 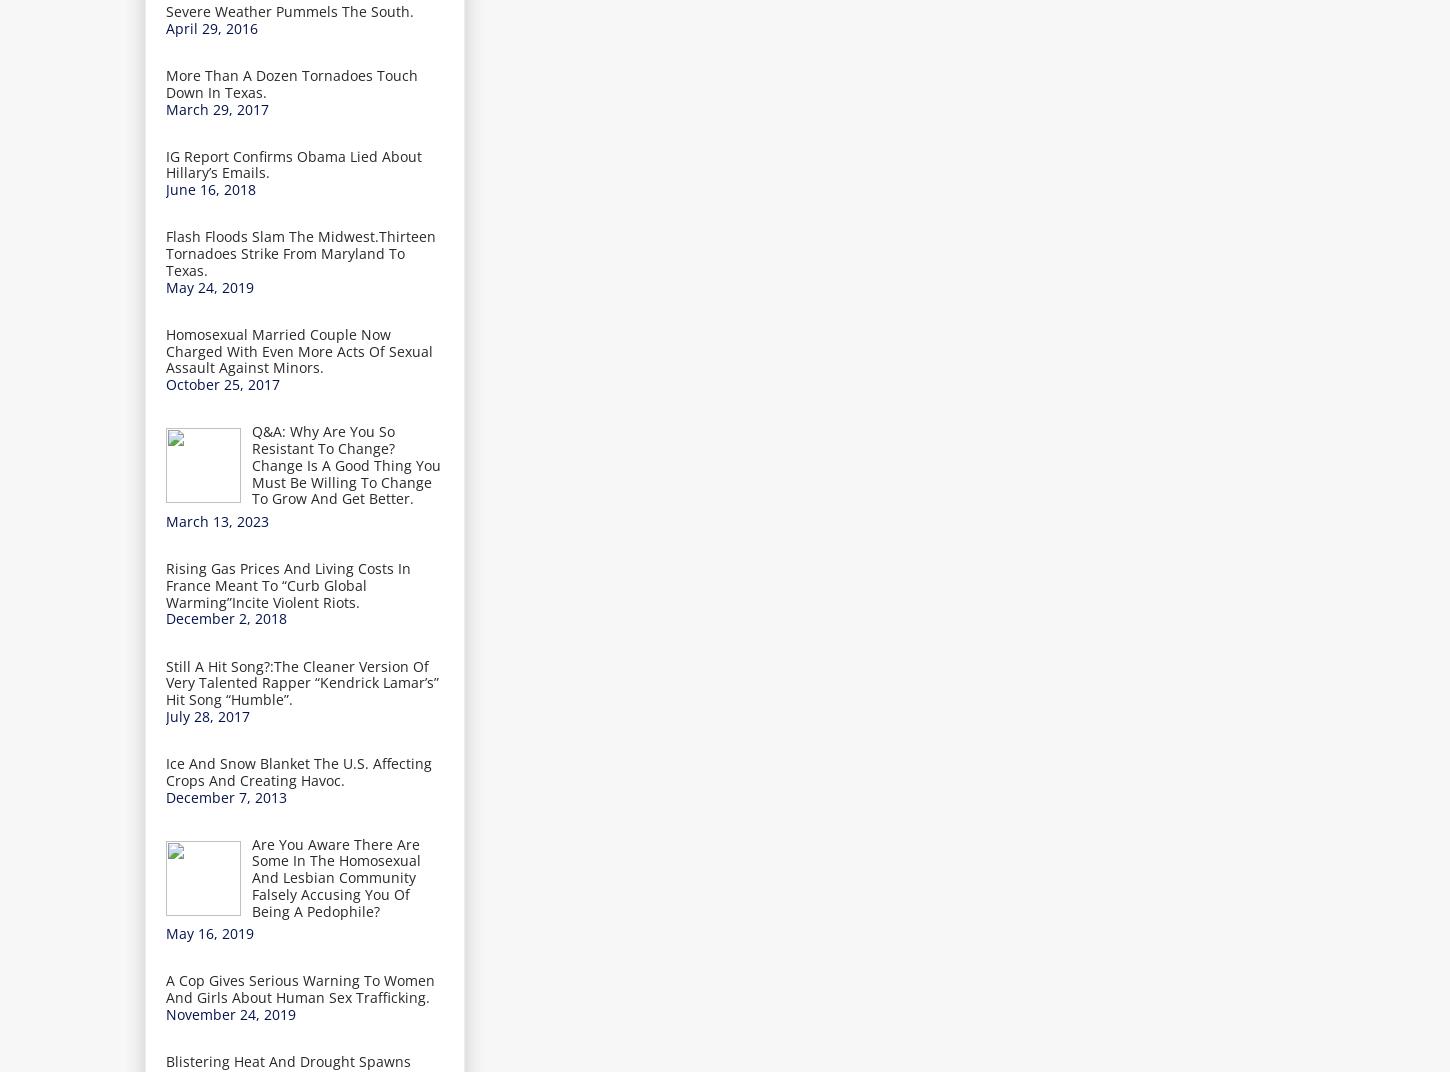 What do you see at coordinates (345, 464) in the screenshot?
I see `'Q&A: Why Are You So Resistant To Change? Change Is A Good Thing You Must Be Willing To Change To Grow And Get Better.'` at bounding box center [345, 464].